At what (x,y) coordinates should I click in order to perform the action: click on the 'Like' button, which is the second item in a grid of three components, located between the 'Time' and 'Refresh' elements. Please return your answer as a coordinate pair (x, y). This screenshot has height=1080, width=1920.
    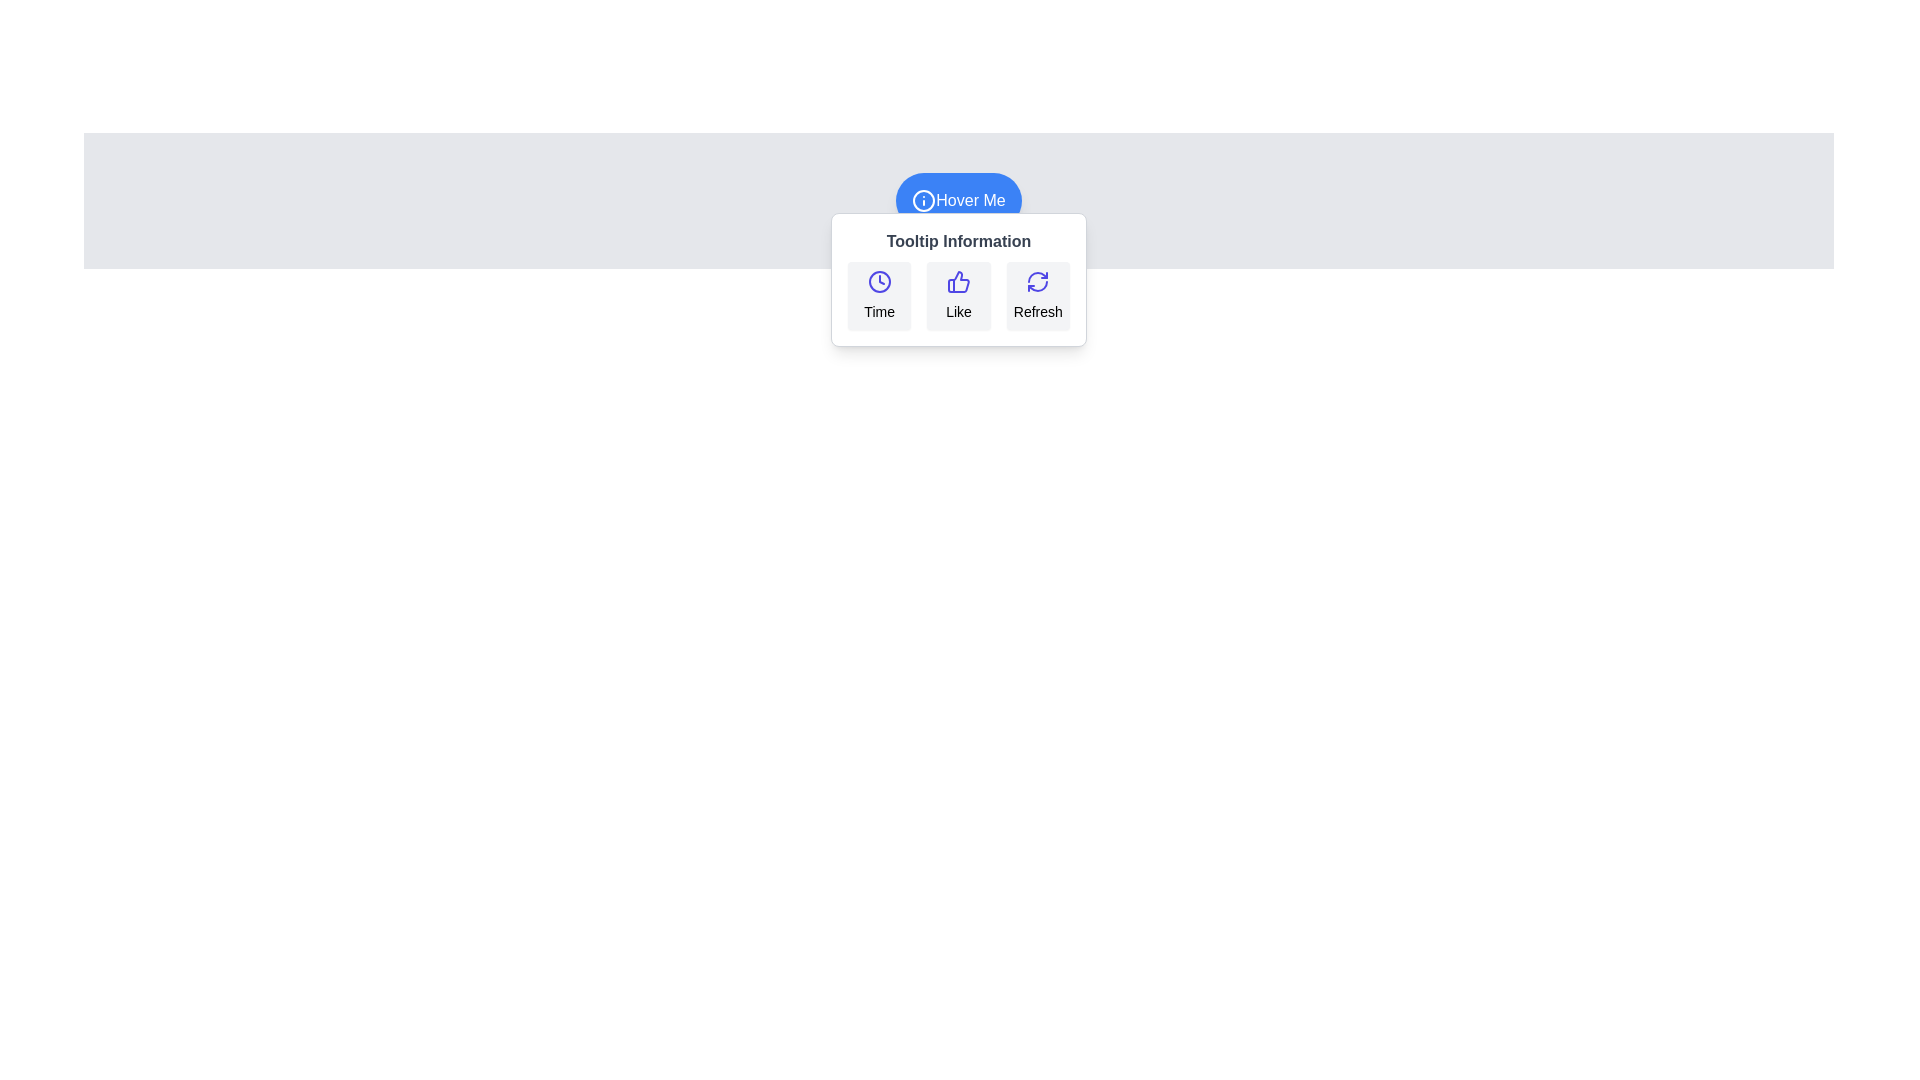
    Looking at the image, I should click on (958, 296).